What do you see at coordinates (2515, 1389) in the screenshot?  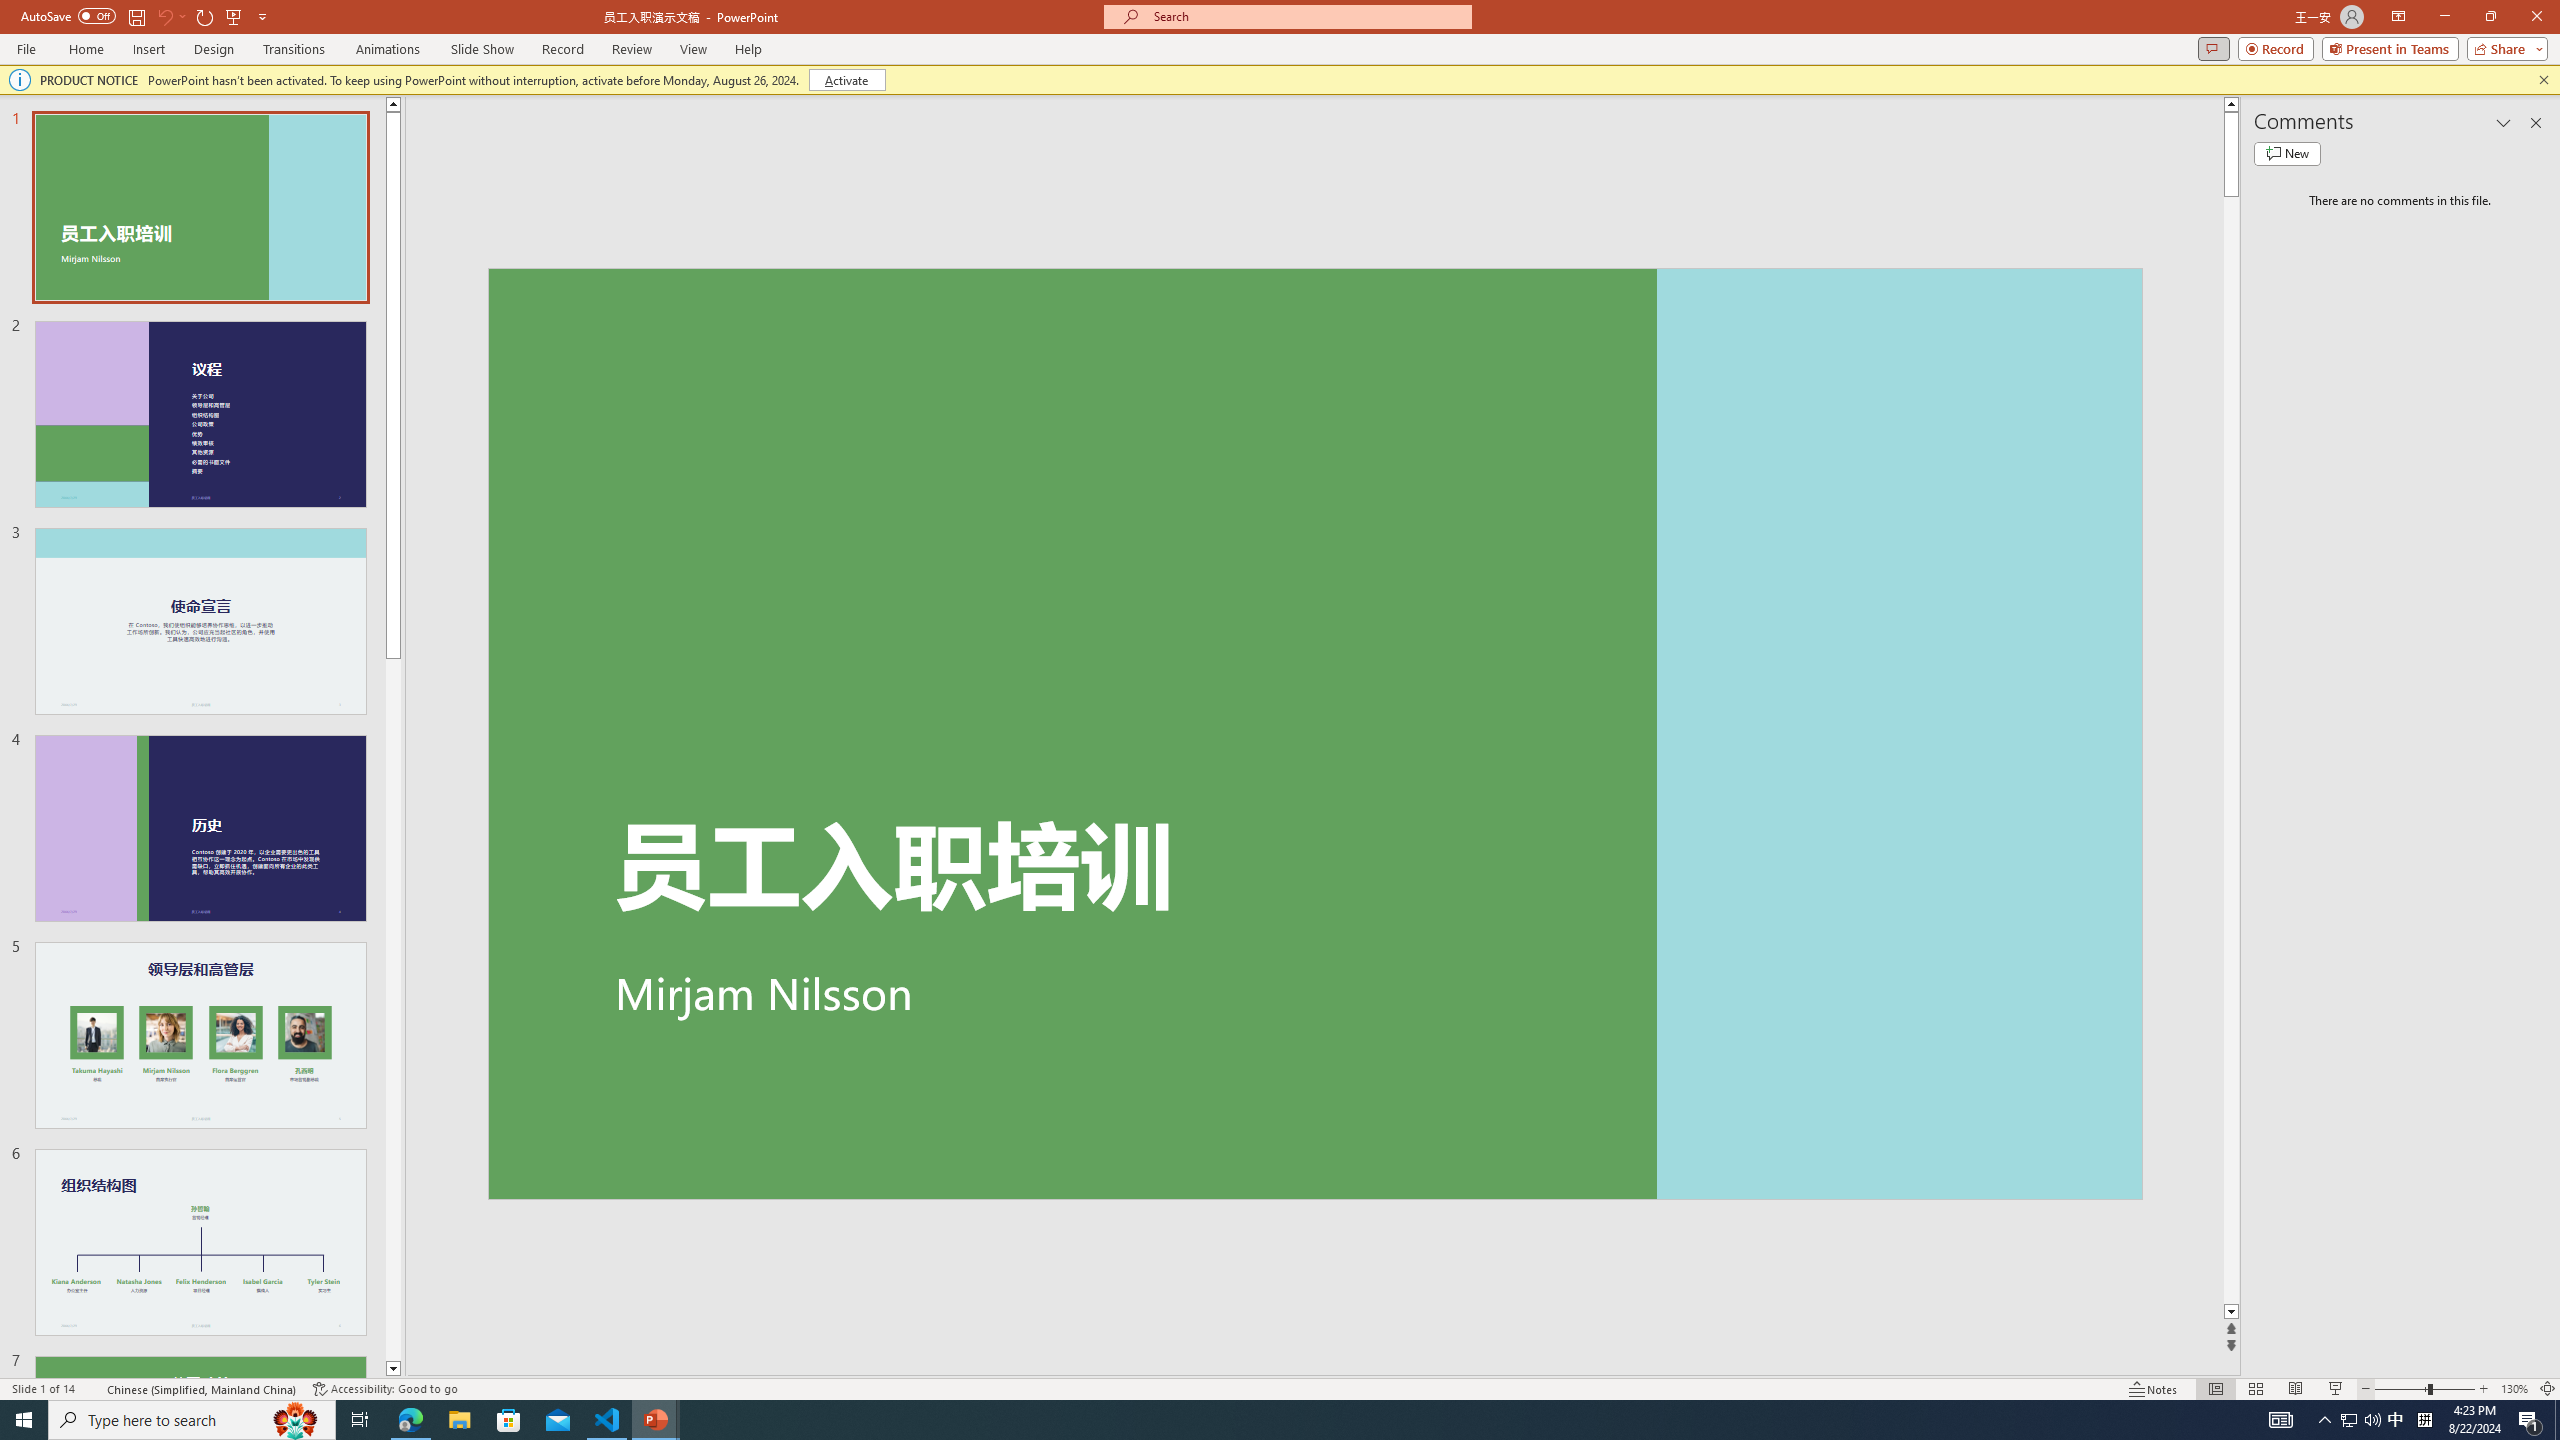 I see `'Zoom 130%'` at bounding box center [2515, 1389].